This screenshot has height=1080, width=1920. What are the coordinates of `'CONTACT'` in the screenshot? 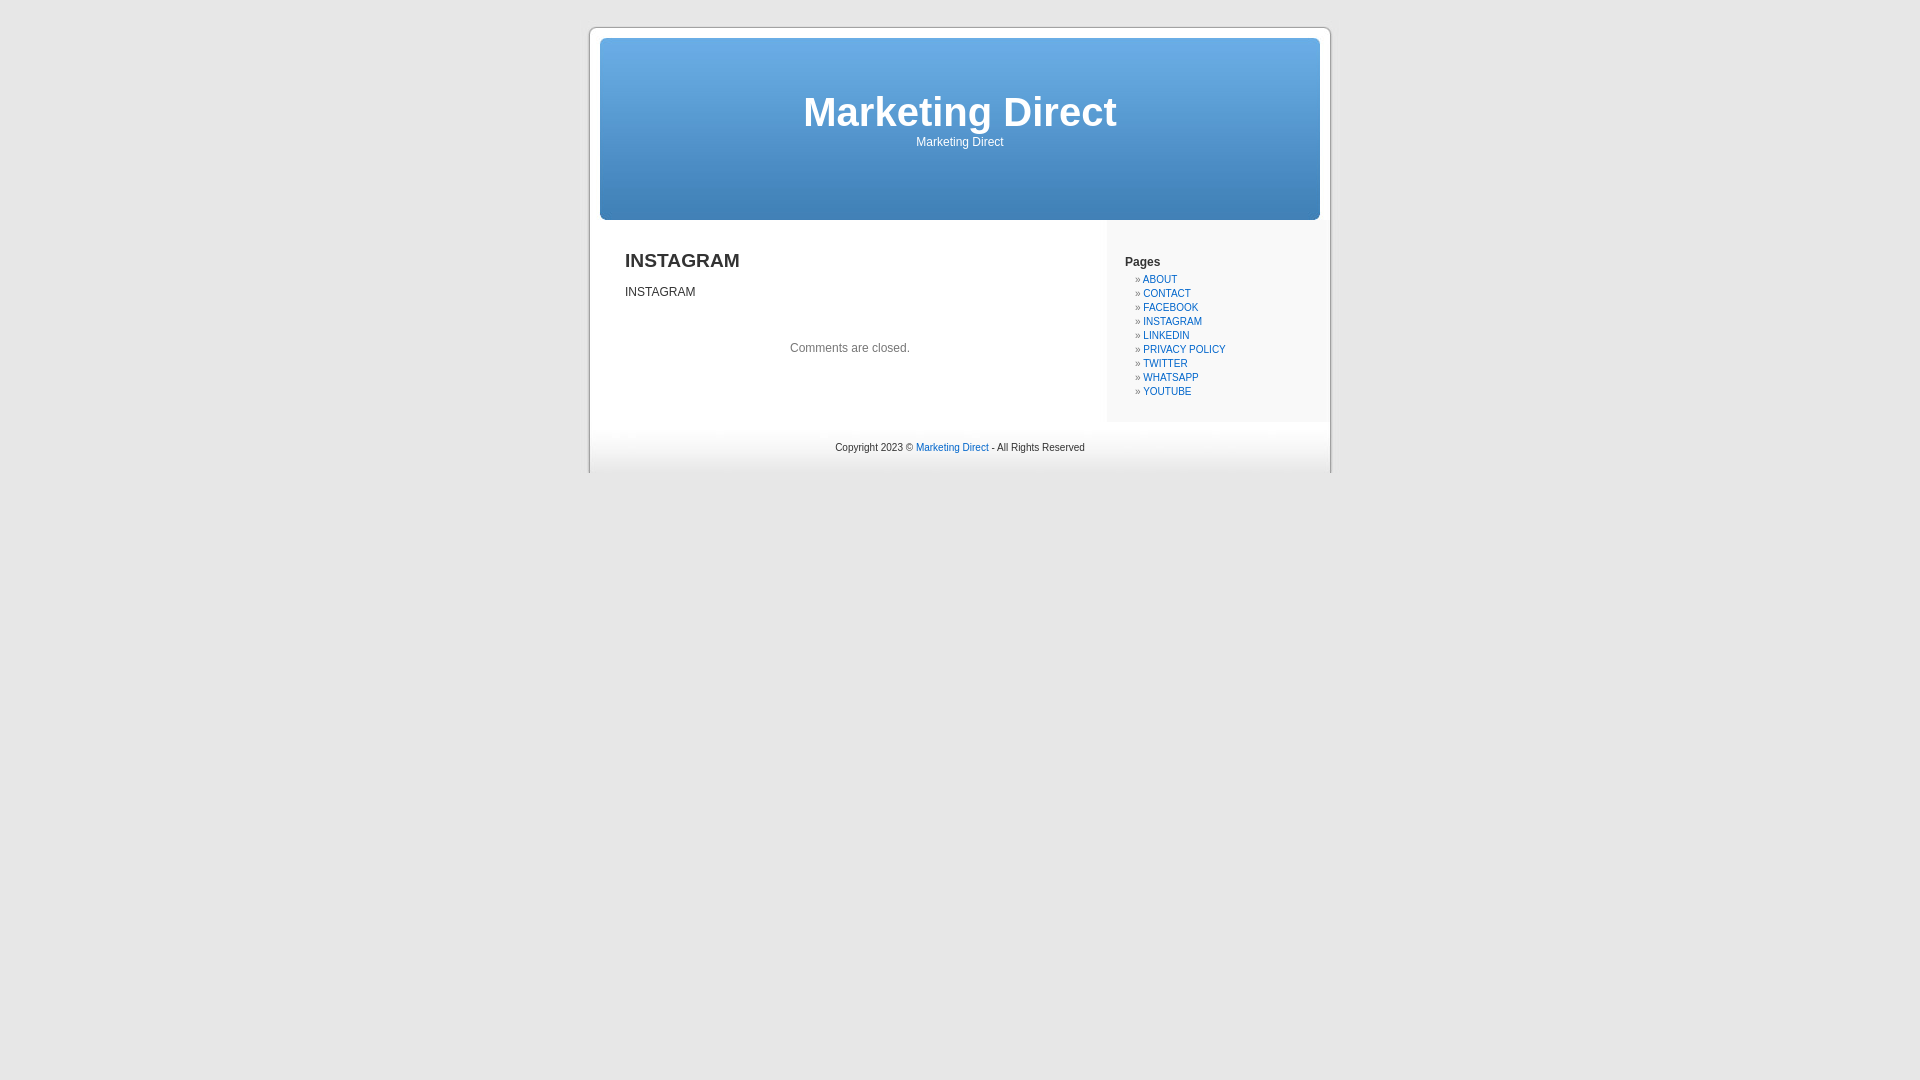 It's located at (1166, 293).